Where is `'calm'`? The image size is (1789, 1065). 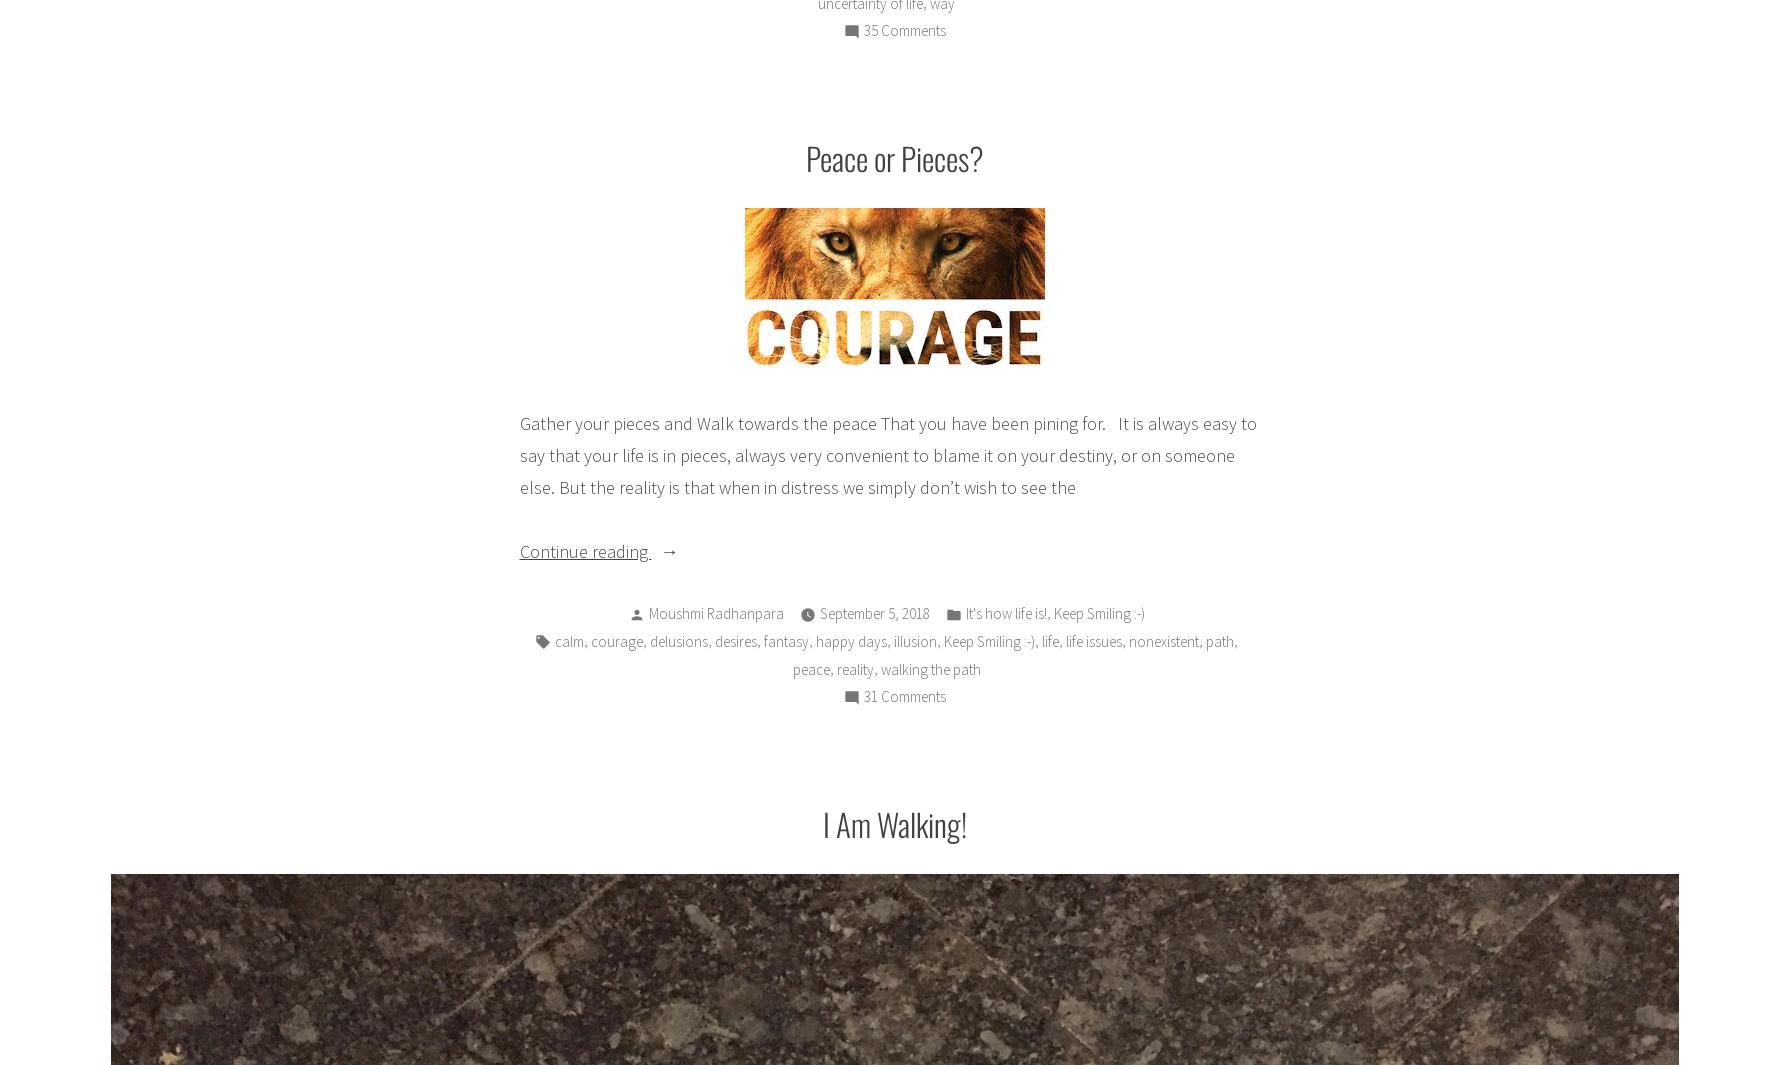
'calm' is located at coordinates (568, 640).